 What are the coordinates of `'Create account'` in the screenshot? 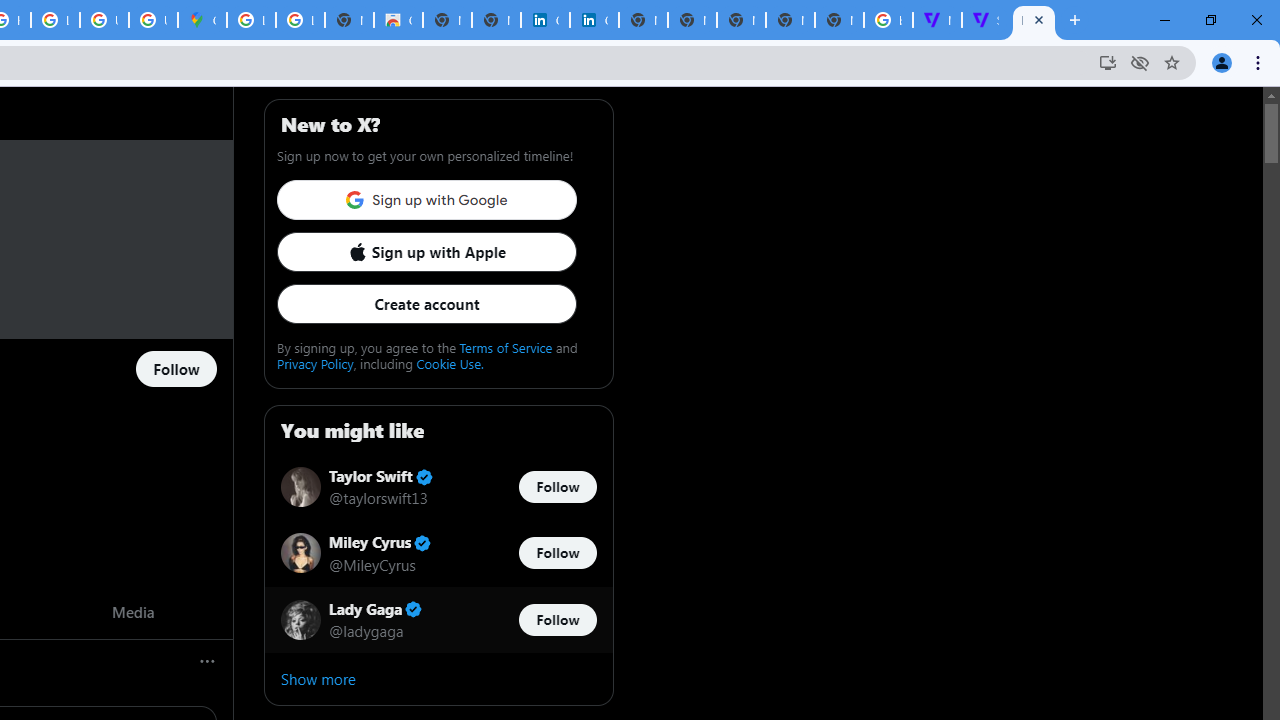 It's located at (425, 303).